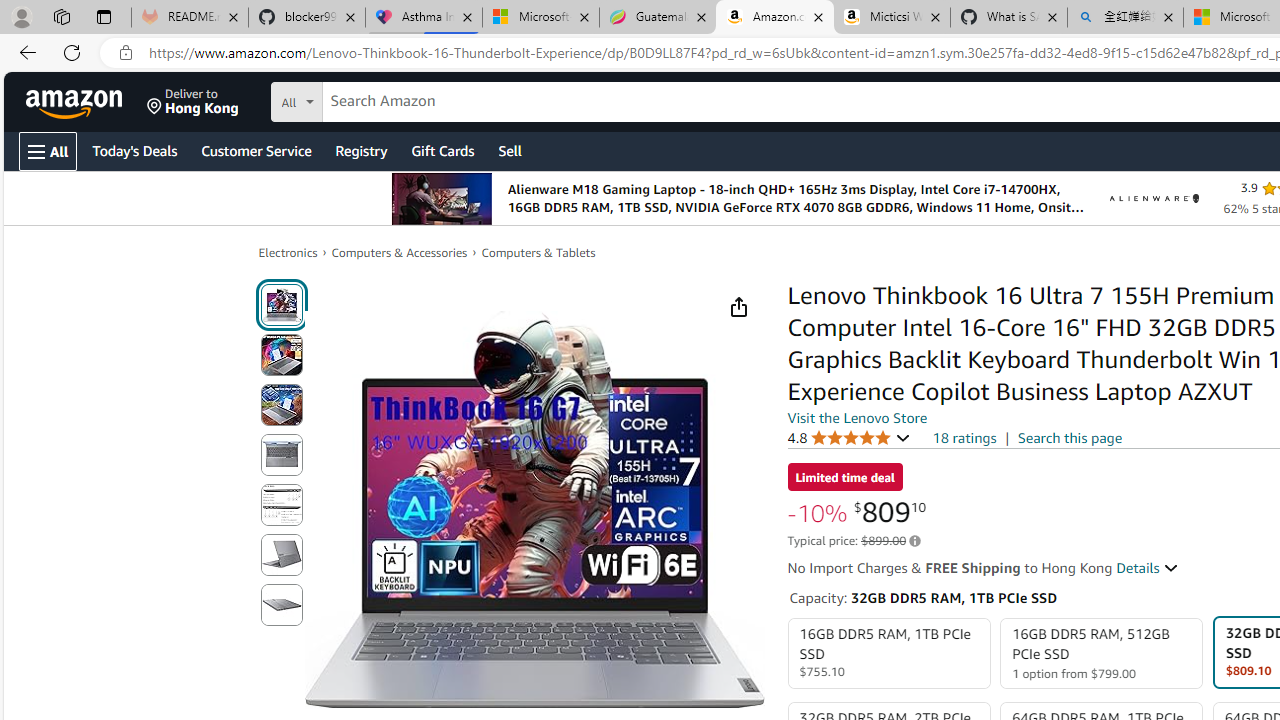 The height and width of the screenshot is (720, 1280). I want to click on 'Search in', so click(371, 99).